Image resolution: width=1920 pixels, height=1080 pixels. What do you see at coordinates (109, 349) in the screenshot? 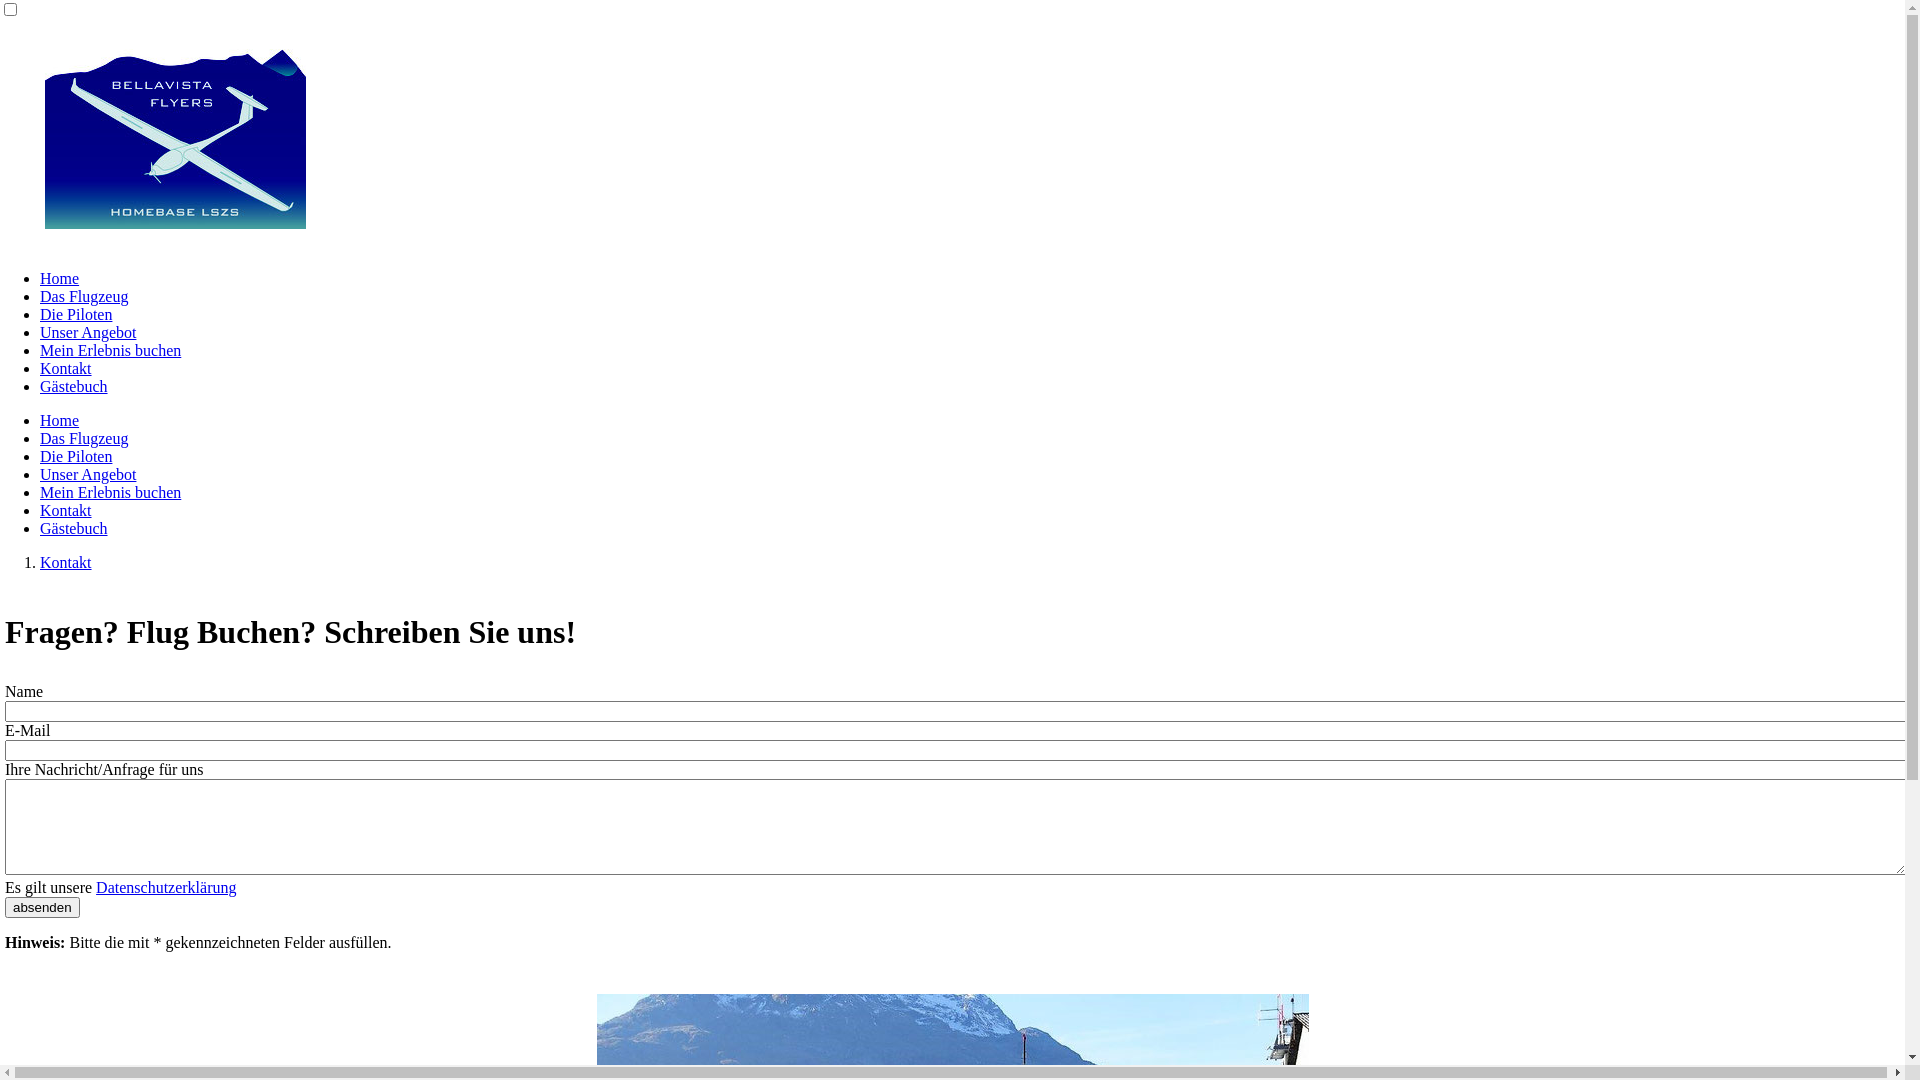
I see `'Mein Erlebnis buchen'` at bounding box center [109, 349].